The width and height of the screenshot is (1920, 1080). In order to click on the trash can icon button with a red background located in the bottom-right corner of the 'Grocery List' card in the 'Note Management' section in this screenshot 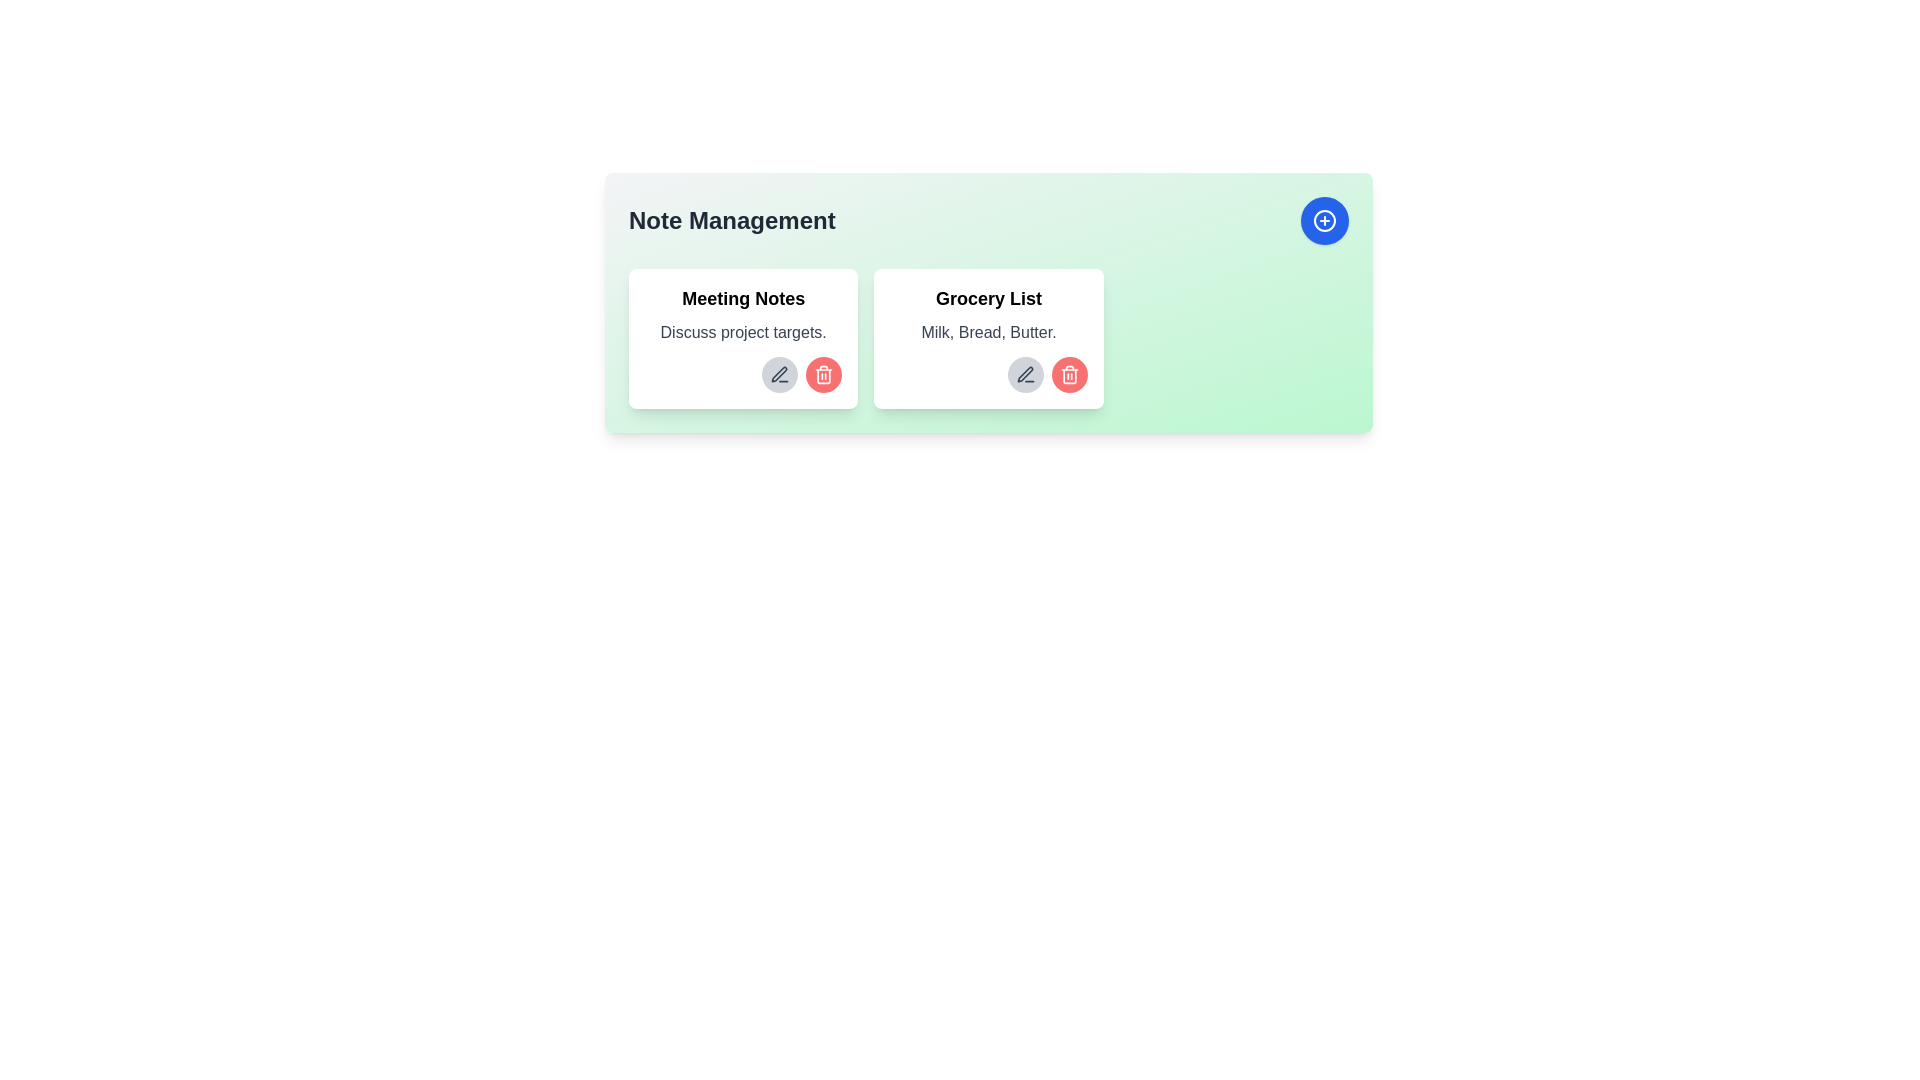, I will do `click(824, 374)`.